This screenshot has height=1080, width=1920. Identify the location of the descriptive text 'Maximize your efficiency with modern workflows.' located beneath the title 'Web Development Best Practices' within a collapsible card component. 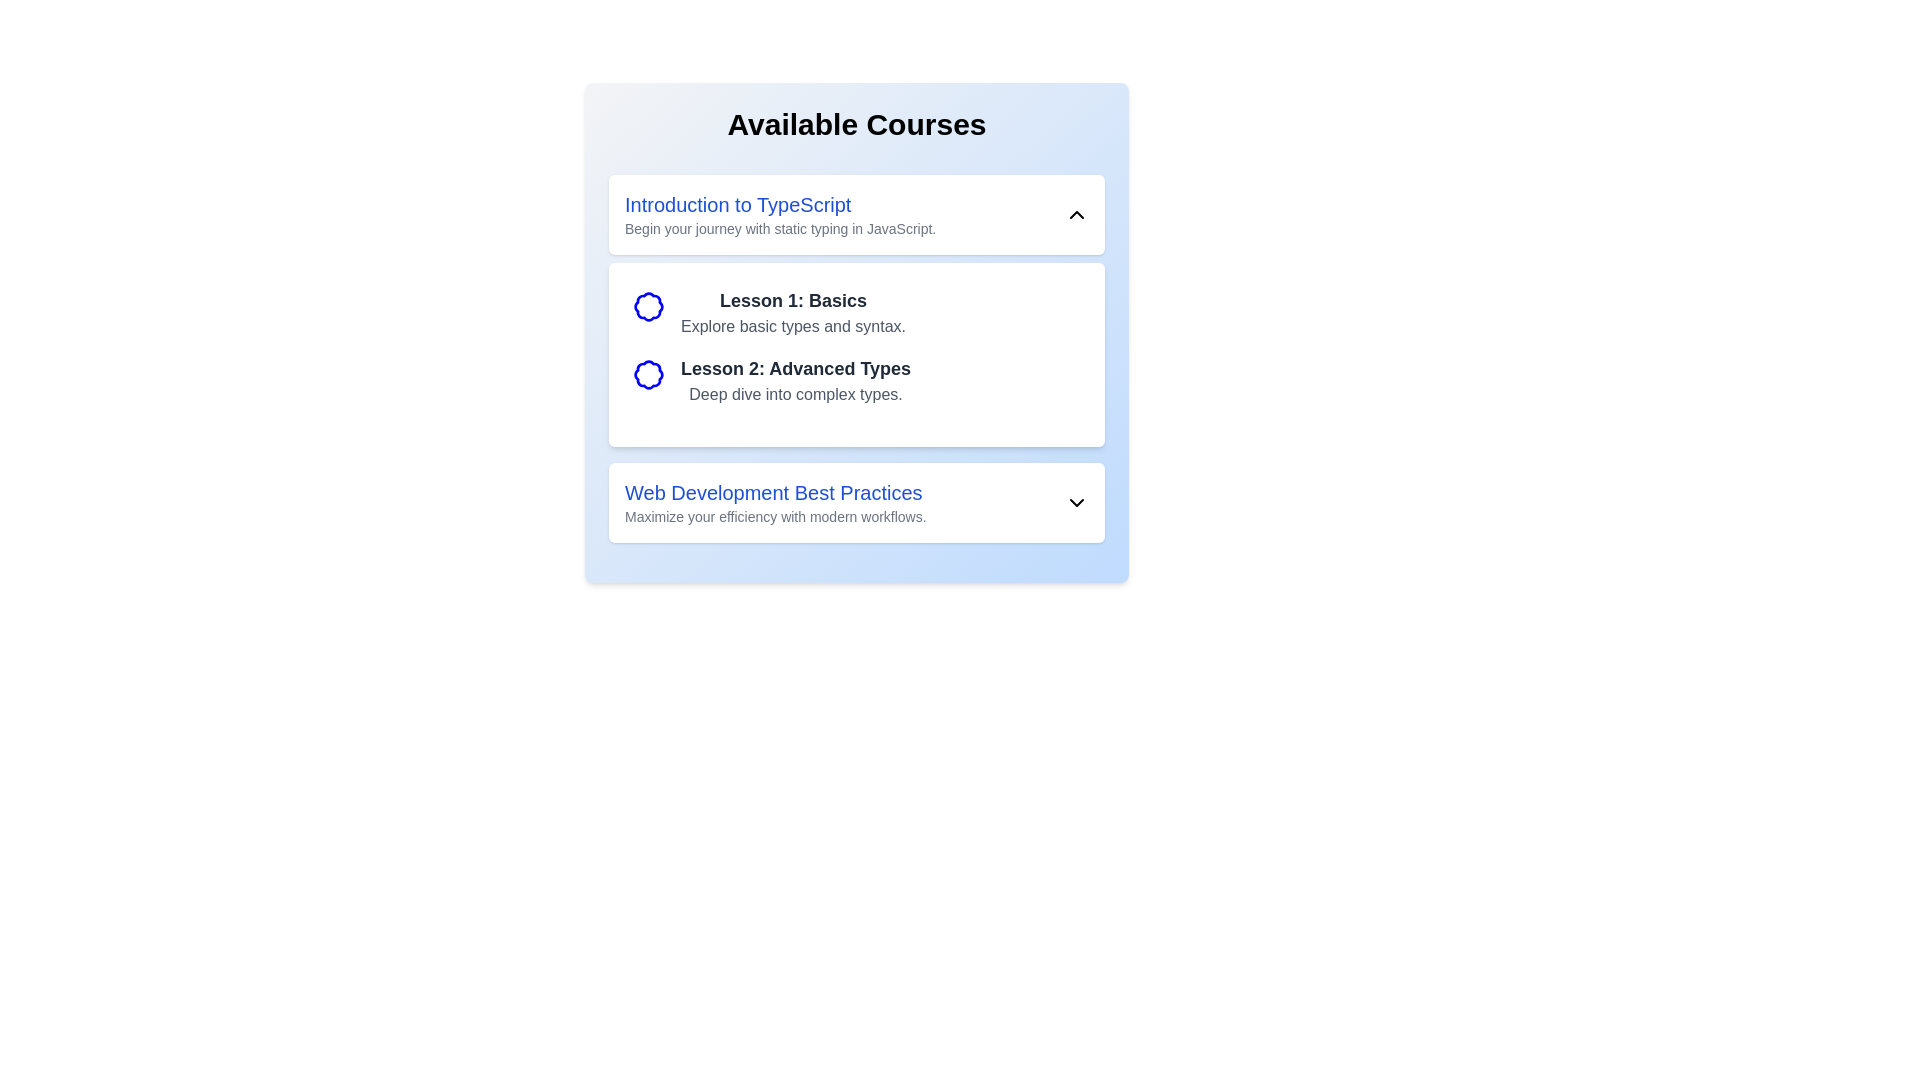
(774, 515).